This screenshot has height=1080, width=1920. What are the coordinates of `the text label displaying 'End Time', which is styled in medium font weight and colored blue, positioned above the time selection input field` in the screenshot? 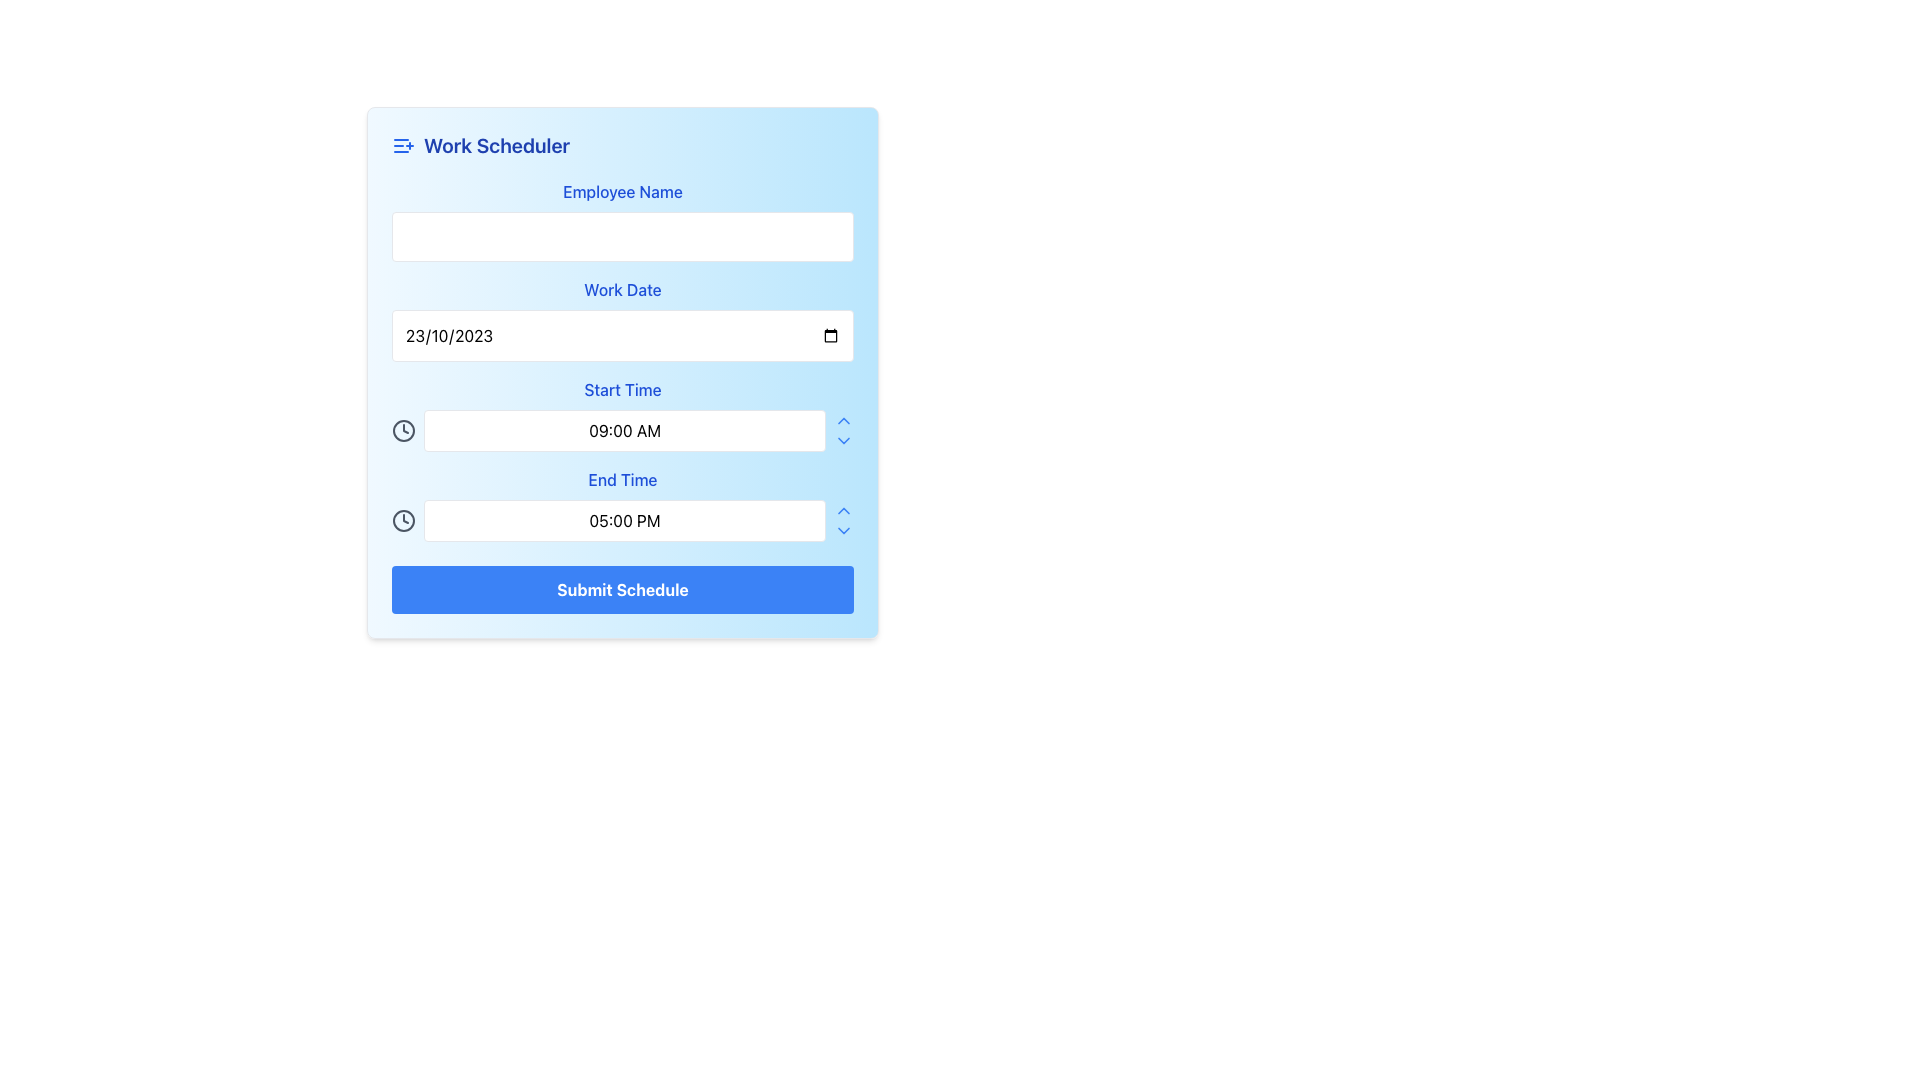 It's located at (622, 479).